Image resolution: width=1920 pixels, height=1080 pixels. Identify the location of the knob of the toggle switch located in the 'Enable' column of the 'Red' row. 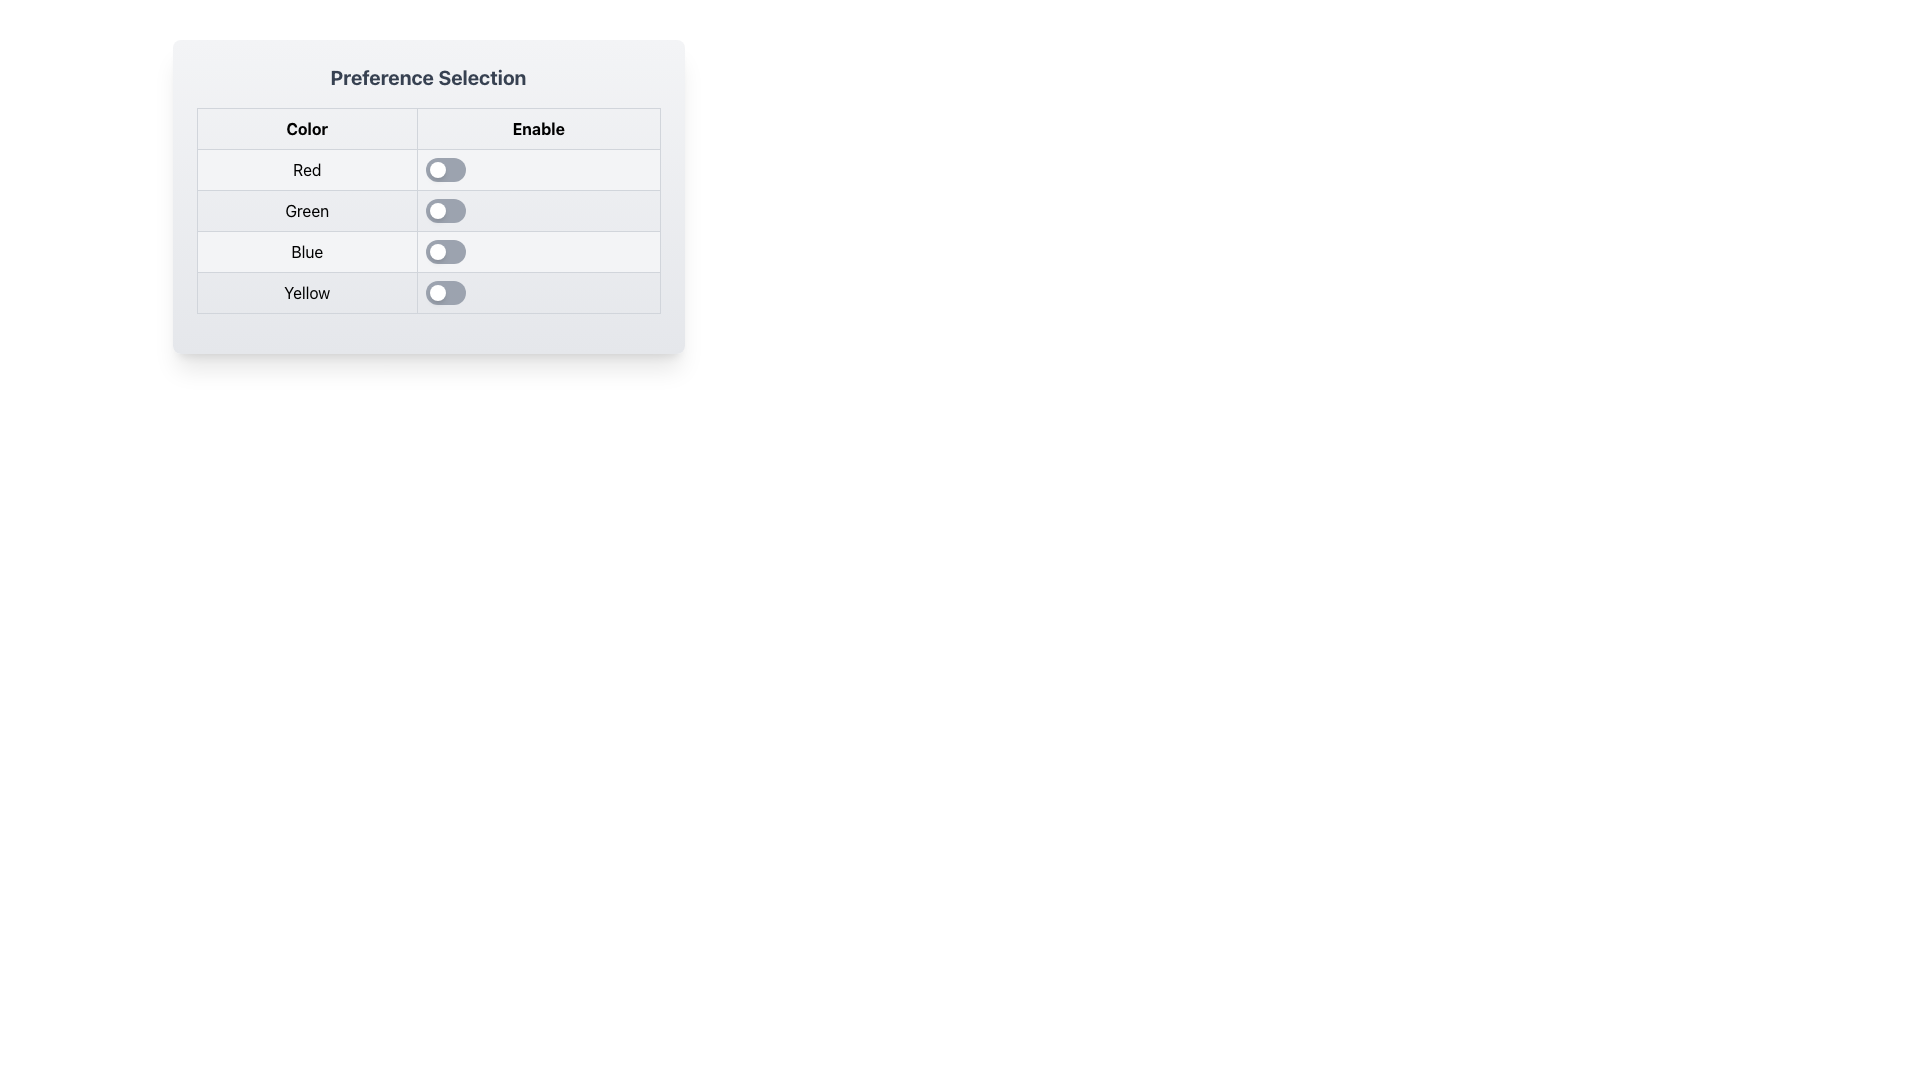
(445, 168).